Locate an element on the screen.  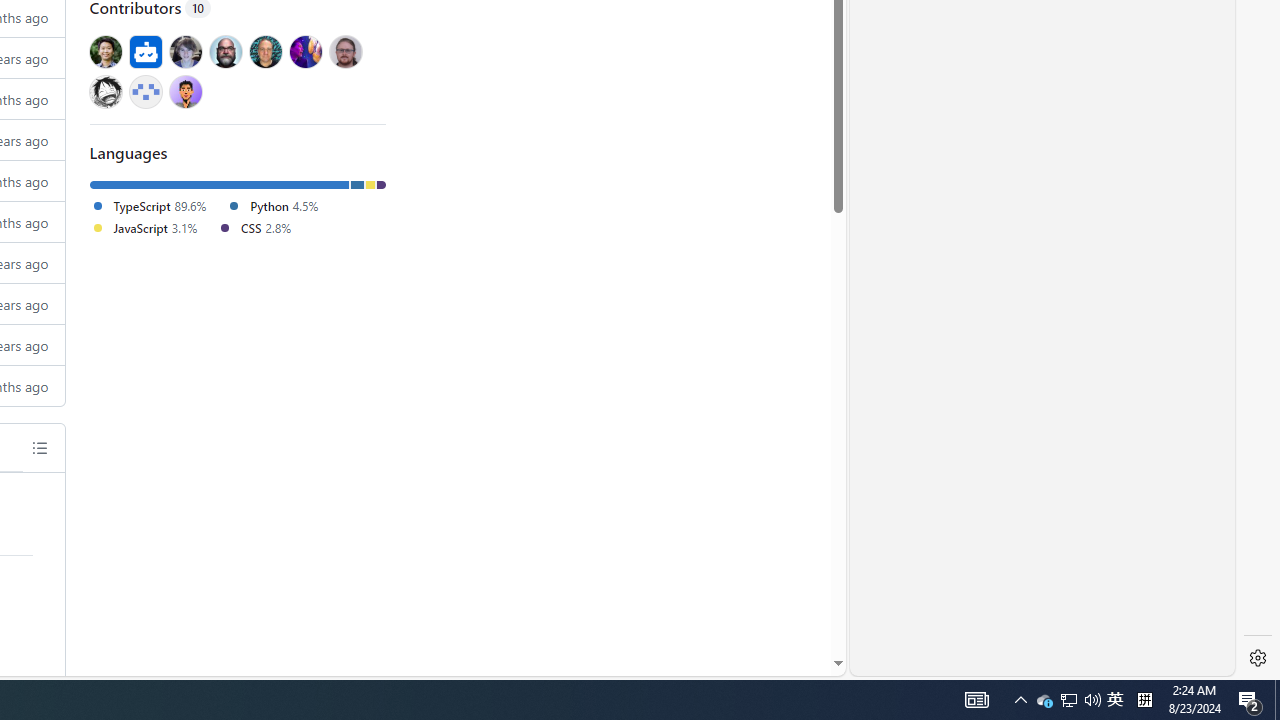
'@web3Gurung' is located at coordinates (185, 91).